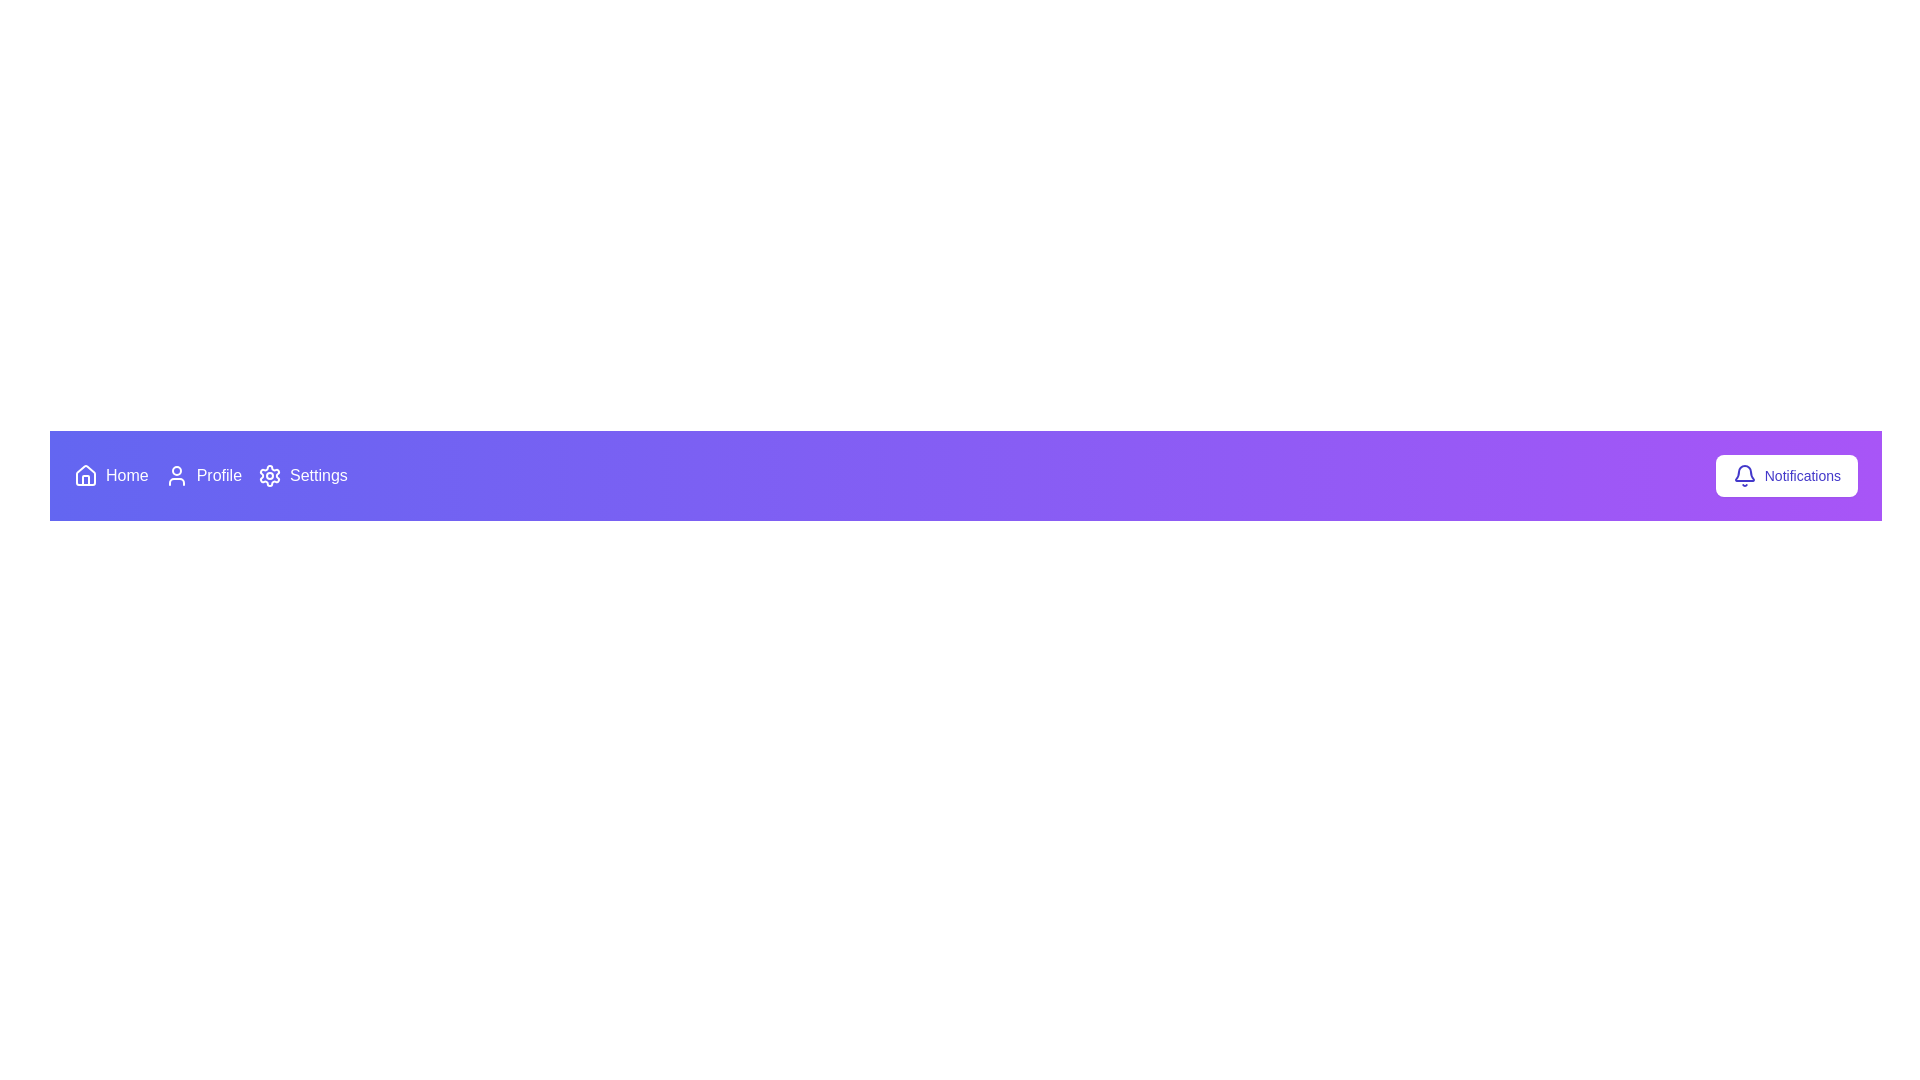  I want to click on the third interactive item in the horizontal navigation menu, which is a clickable link with an icon that navigates to the 'Settings' section of the application, so click(301, 475).